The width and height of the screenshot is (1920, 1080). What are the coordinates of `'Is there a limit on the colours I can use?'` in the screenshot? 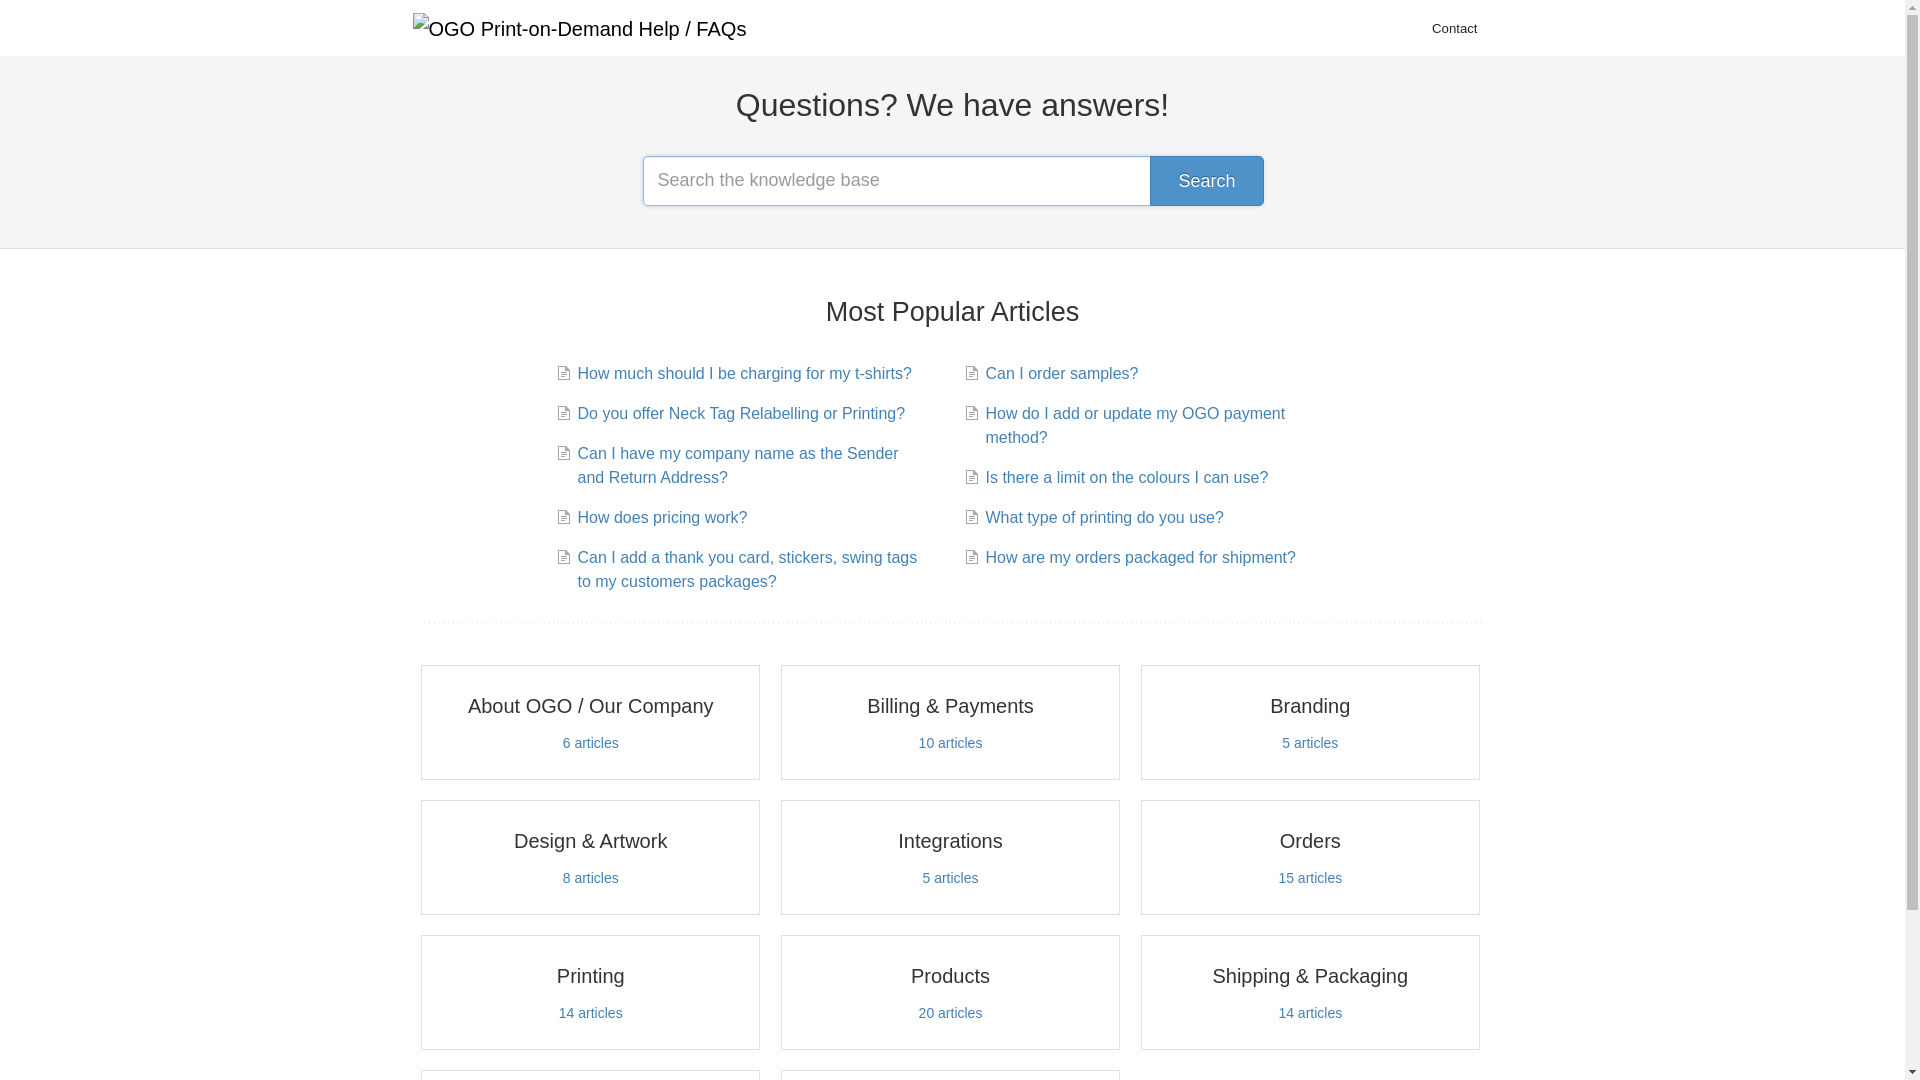 It's located at (1123, 478).